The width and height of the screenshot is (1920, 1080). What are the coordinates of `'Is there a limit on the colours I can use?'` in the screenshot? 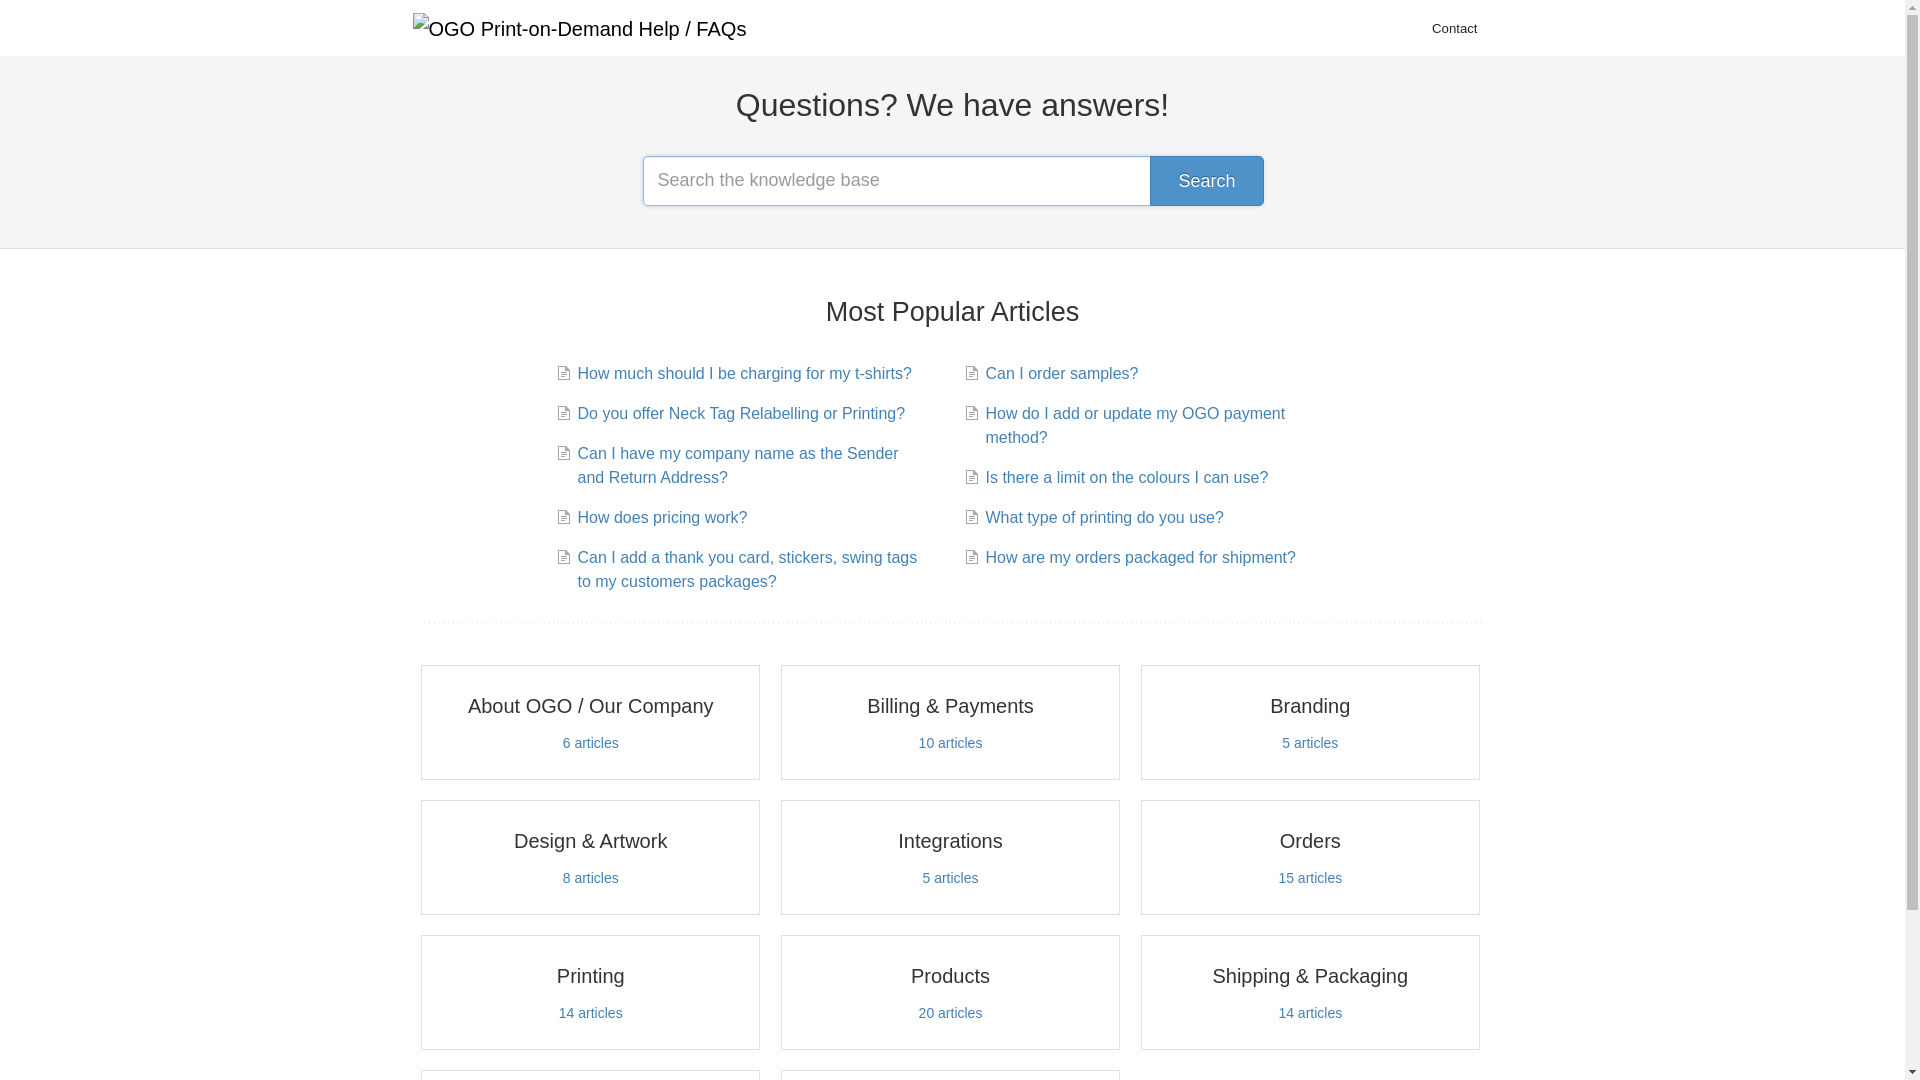 It's located at (1123, 478).